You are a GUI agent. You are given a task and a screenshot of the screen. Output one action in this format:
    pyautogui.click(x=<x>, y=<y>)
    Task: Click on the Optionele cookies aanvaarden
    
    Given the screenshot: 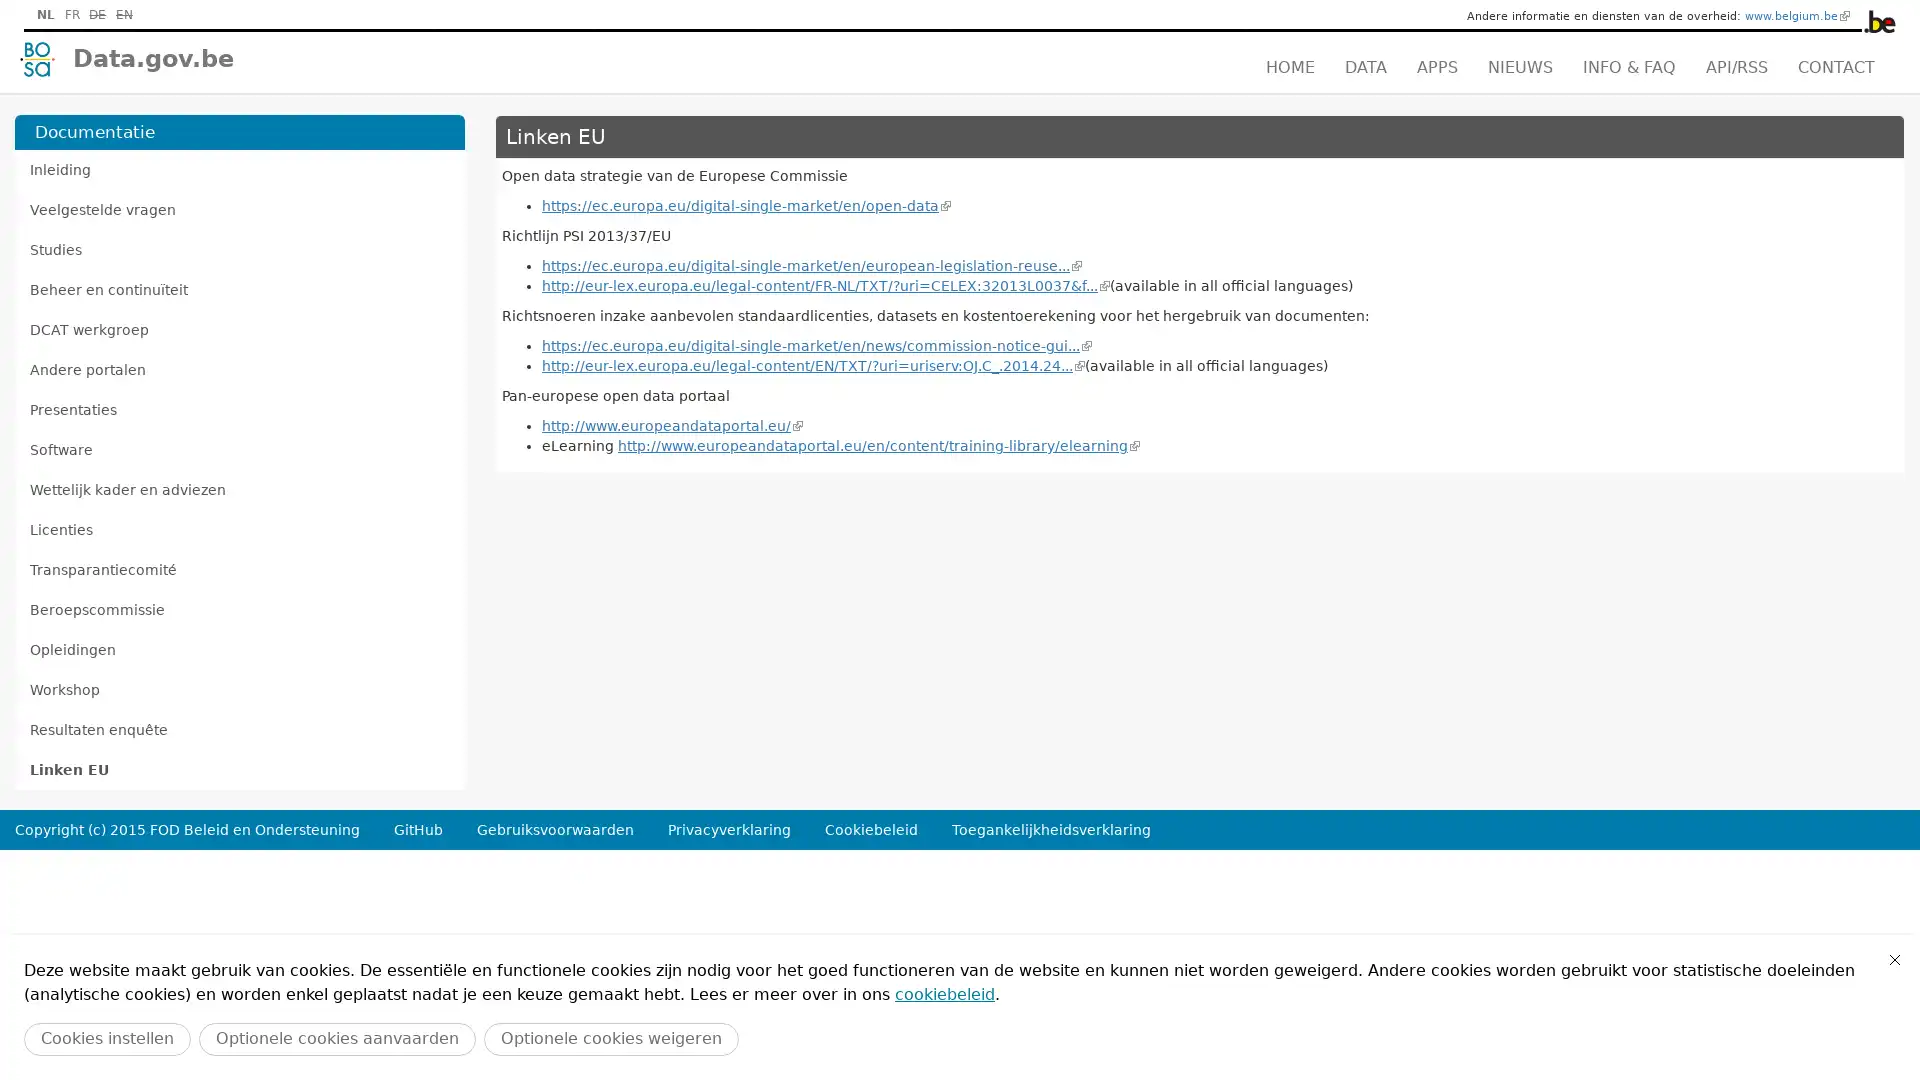 What is the action you would take?
    pyautogui.click(x=337, y=1038)
    